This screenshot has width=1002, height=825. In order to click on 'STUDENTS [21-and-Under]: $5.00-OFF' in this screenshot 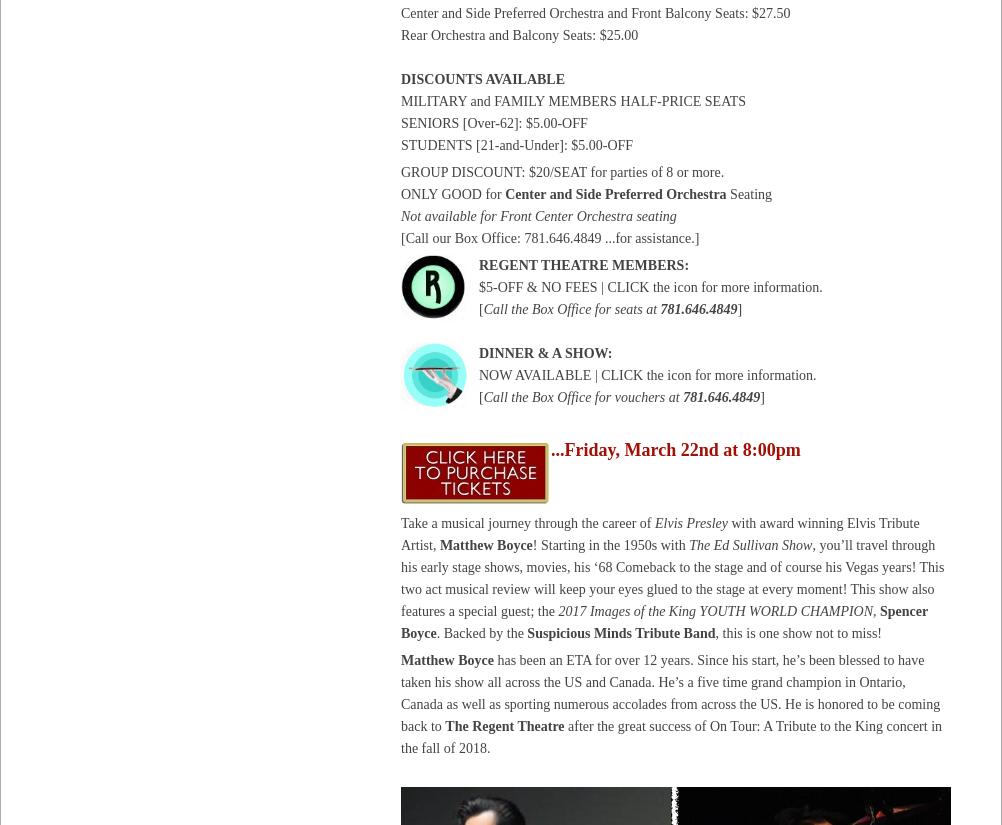, I will do `click(517, 144)`.